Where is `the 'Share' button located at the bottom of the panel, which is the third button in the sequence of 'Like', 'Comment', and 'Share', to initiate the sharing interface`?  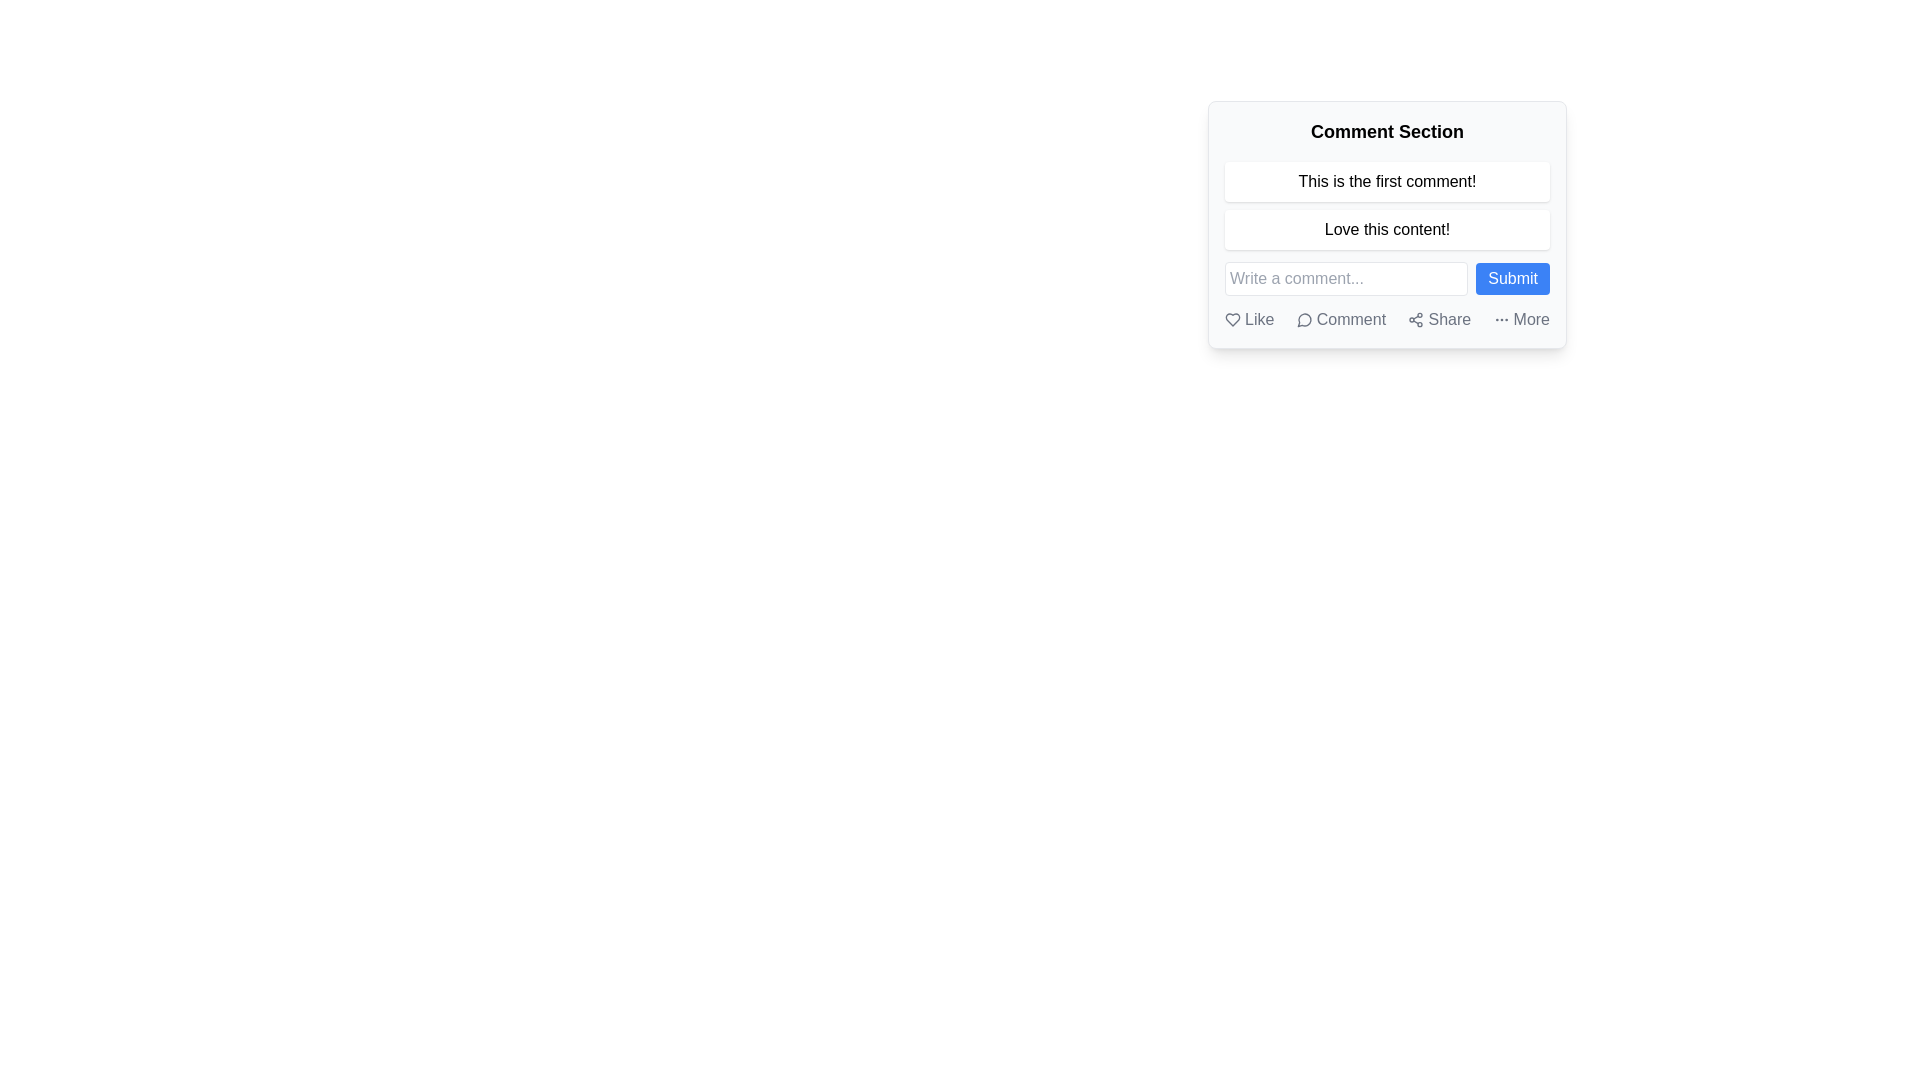
the 'Share' button located at the bottom of the panel, which is the third button in the sequence of 'Like', 'Comment', and 'Share', to initiate the sharing interface is located at coordinates (1438, 319).